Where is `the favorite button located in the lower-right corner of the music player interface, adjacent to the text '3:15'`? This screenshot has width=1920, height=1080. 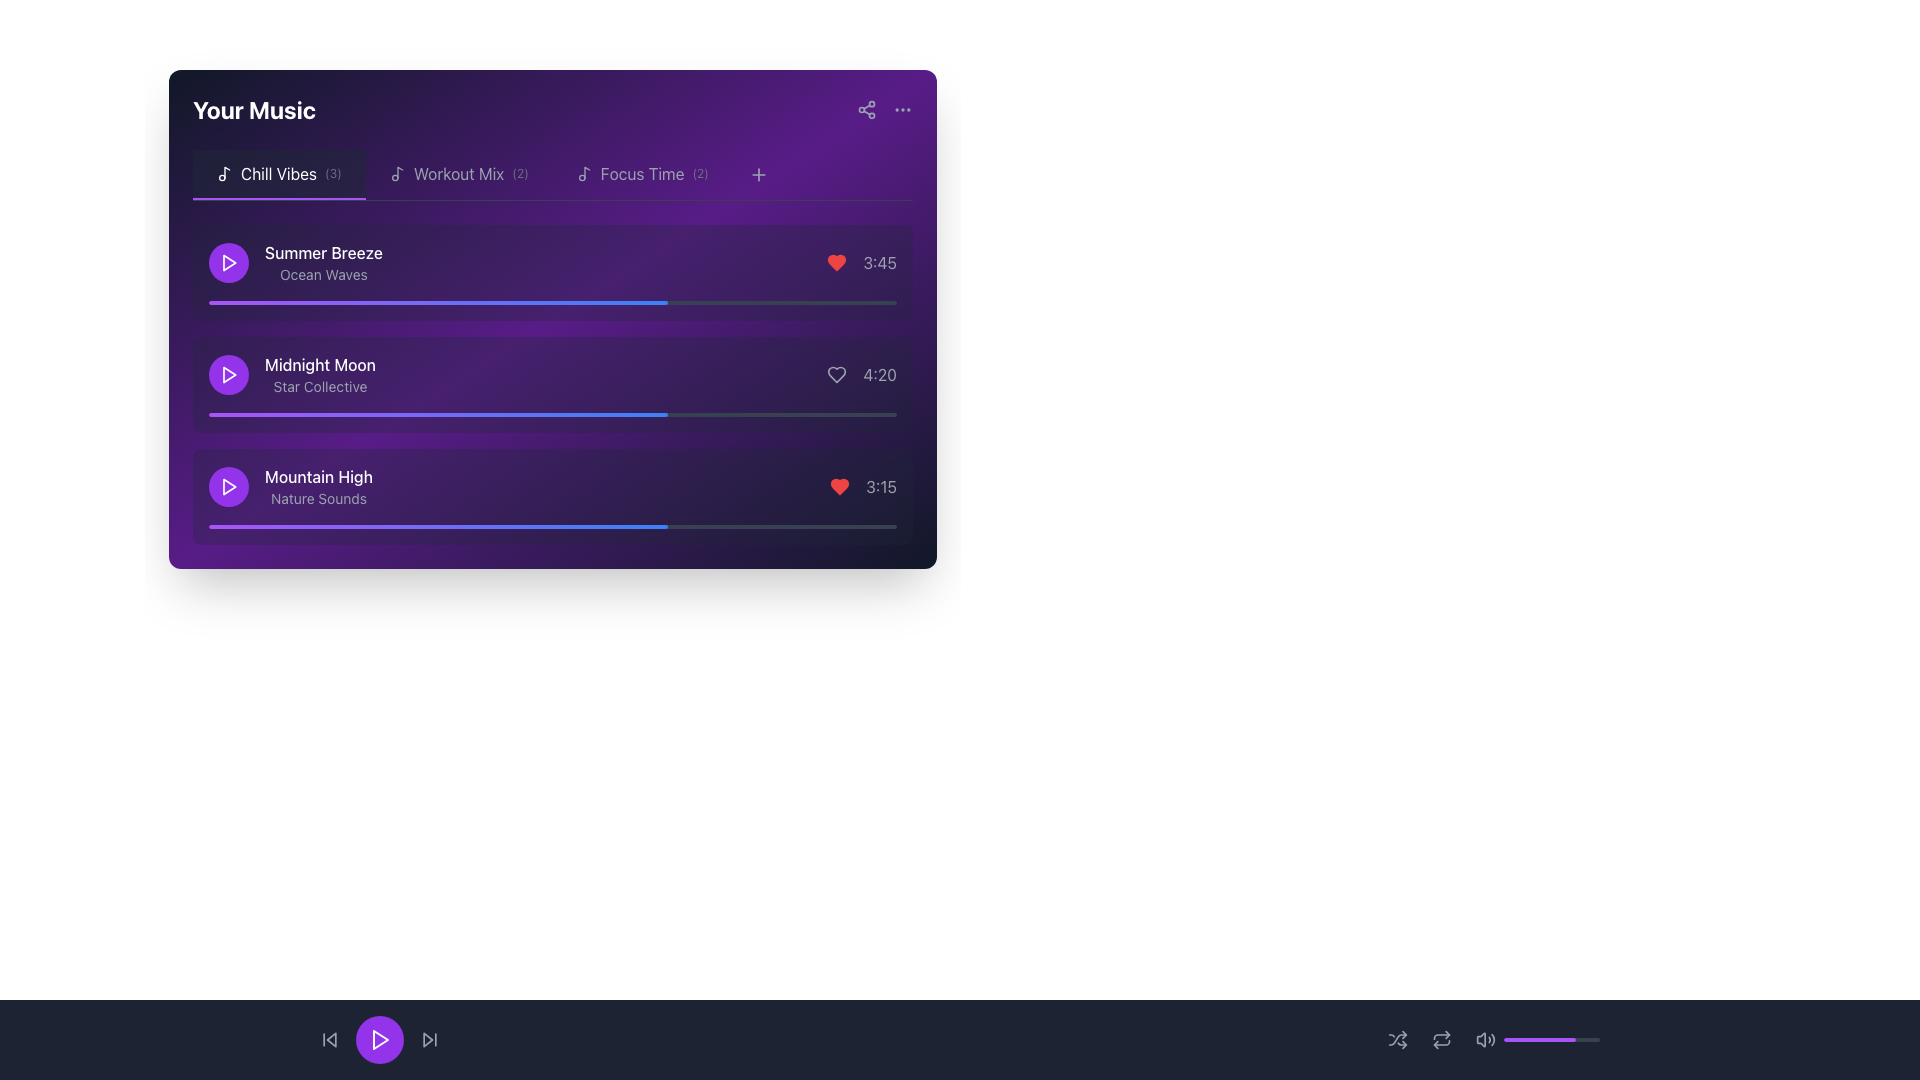
the favorite button located in the lower-right corner of the music player interface, adjacent to the text '3:15' is located at coordinates (840, 486).